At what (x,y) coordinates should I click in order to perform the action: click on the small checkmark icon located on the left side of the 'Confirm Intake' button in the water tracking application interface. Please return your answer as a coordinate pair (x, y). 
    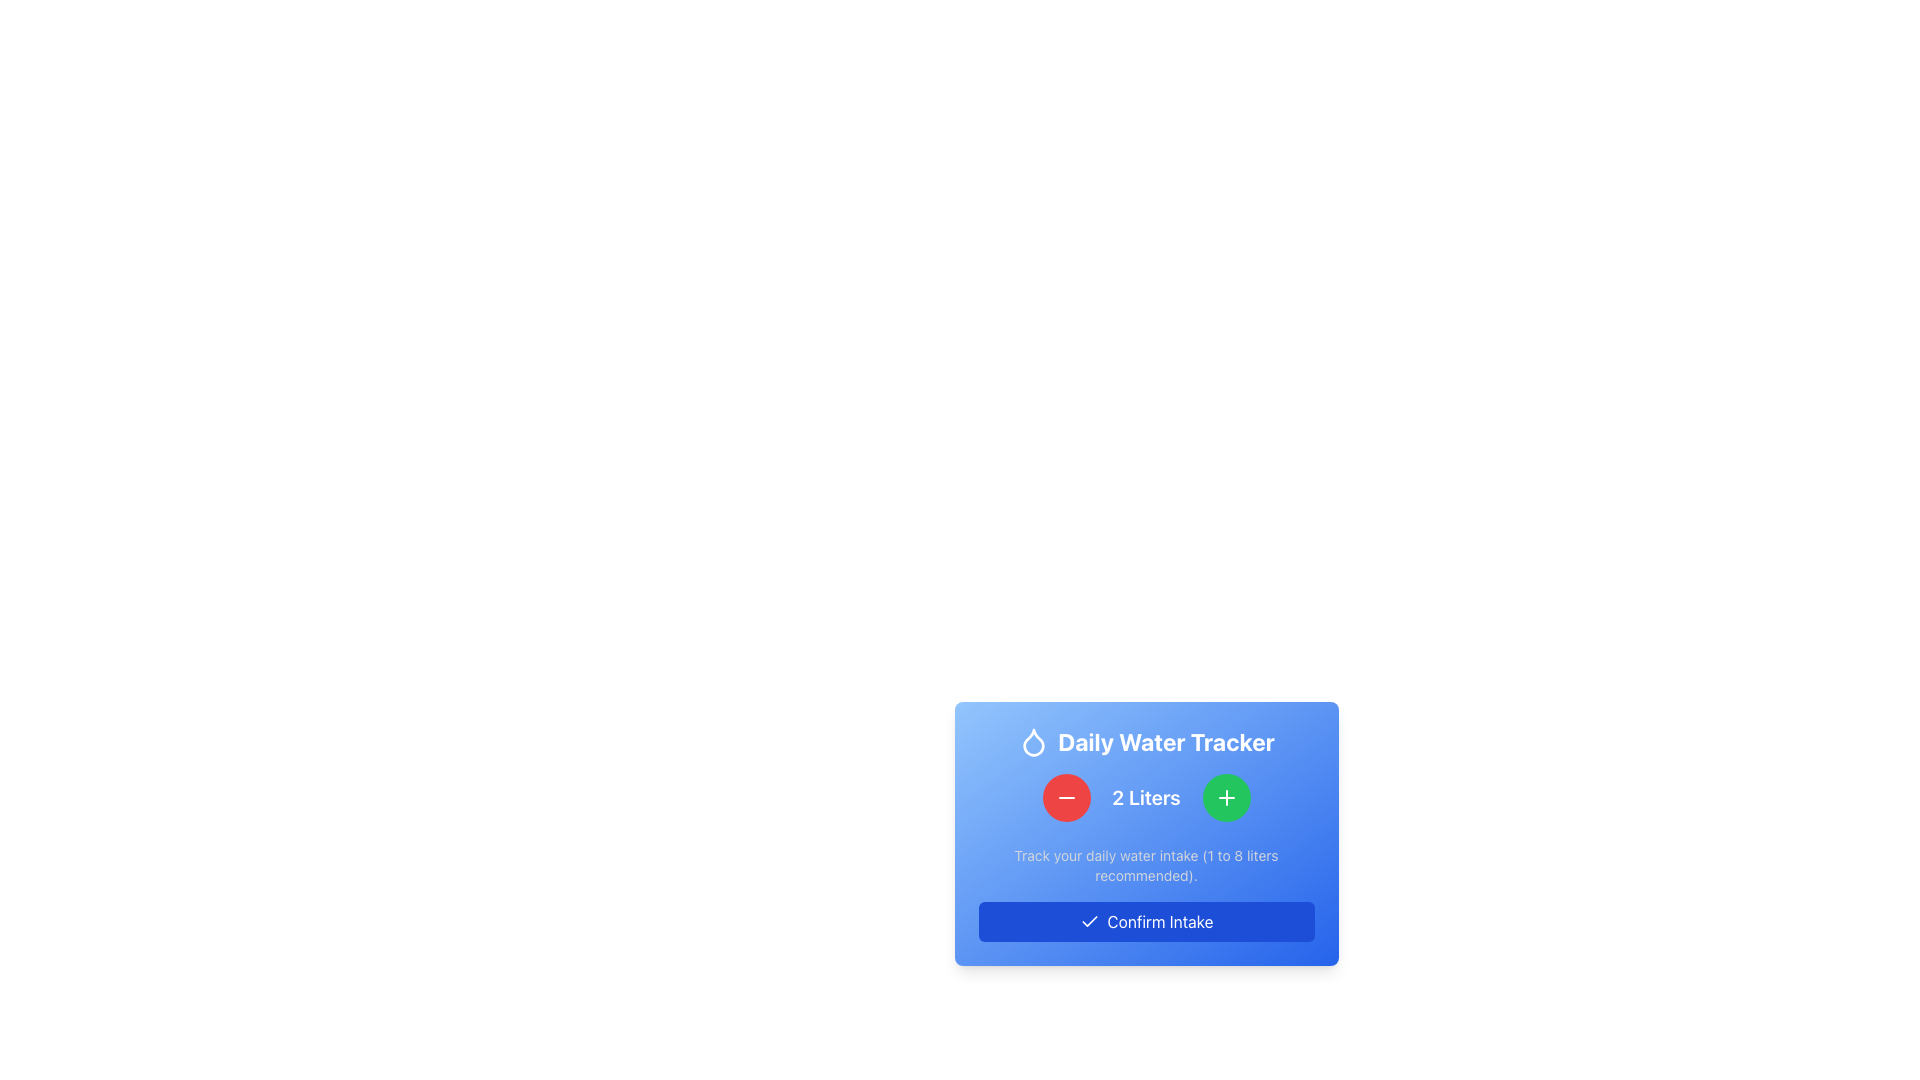
    Looking at the image, I should click on (1088, 921).